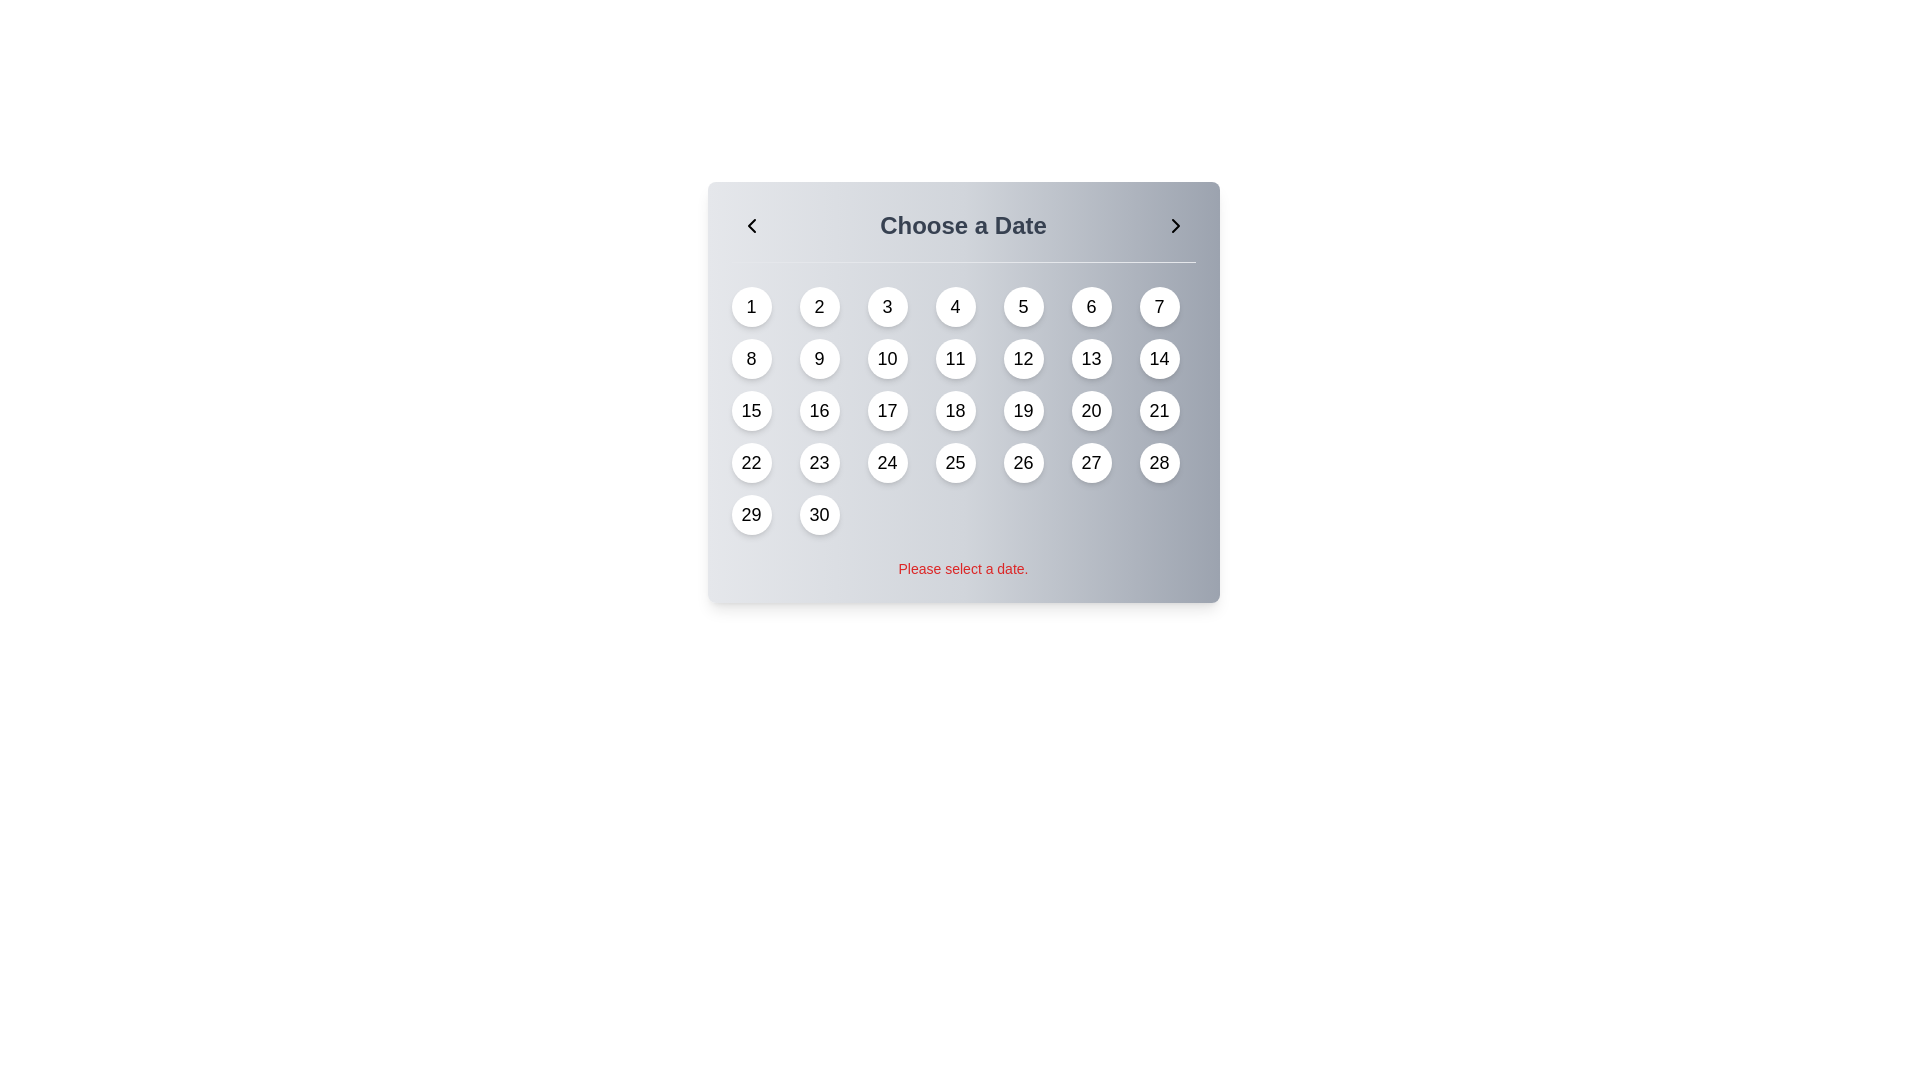 Image resolution: width=1920 pixels, height=1080 pixels. What do you see at coordinates (1023, 357) in the screenshot?
I see `the circular button with a white background and a black '12' centered on it` at bounding box center [1023, 357].